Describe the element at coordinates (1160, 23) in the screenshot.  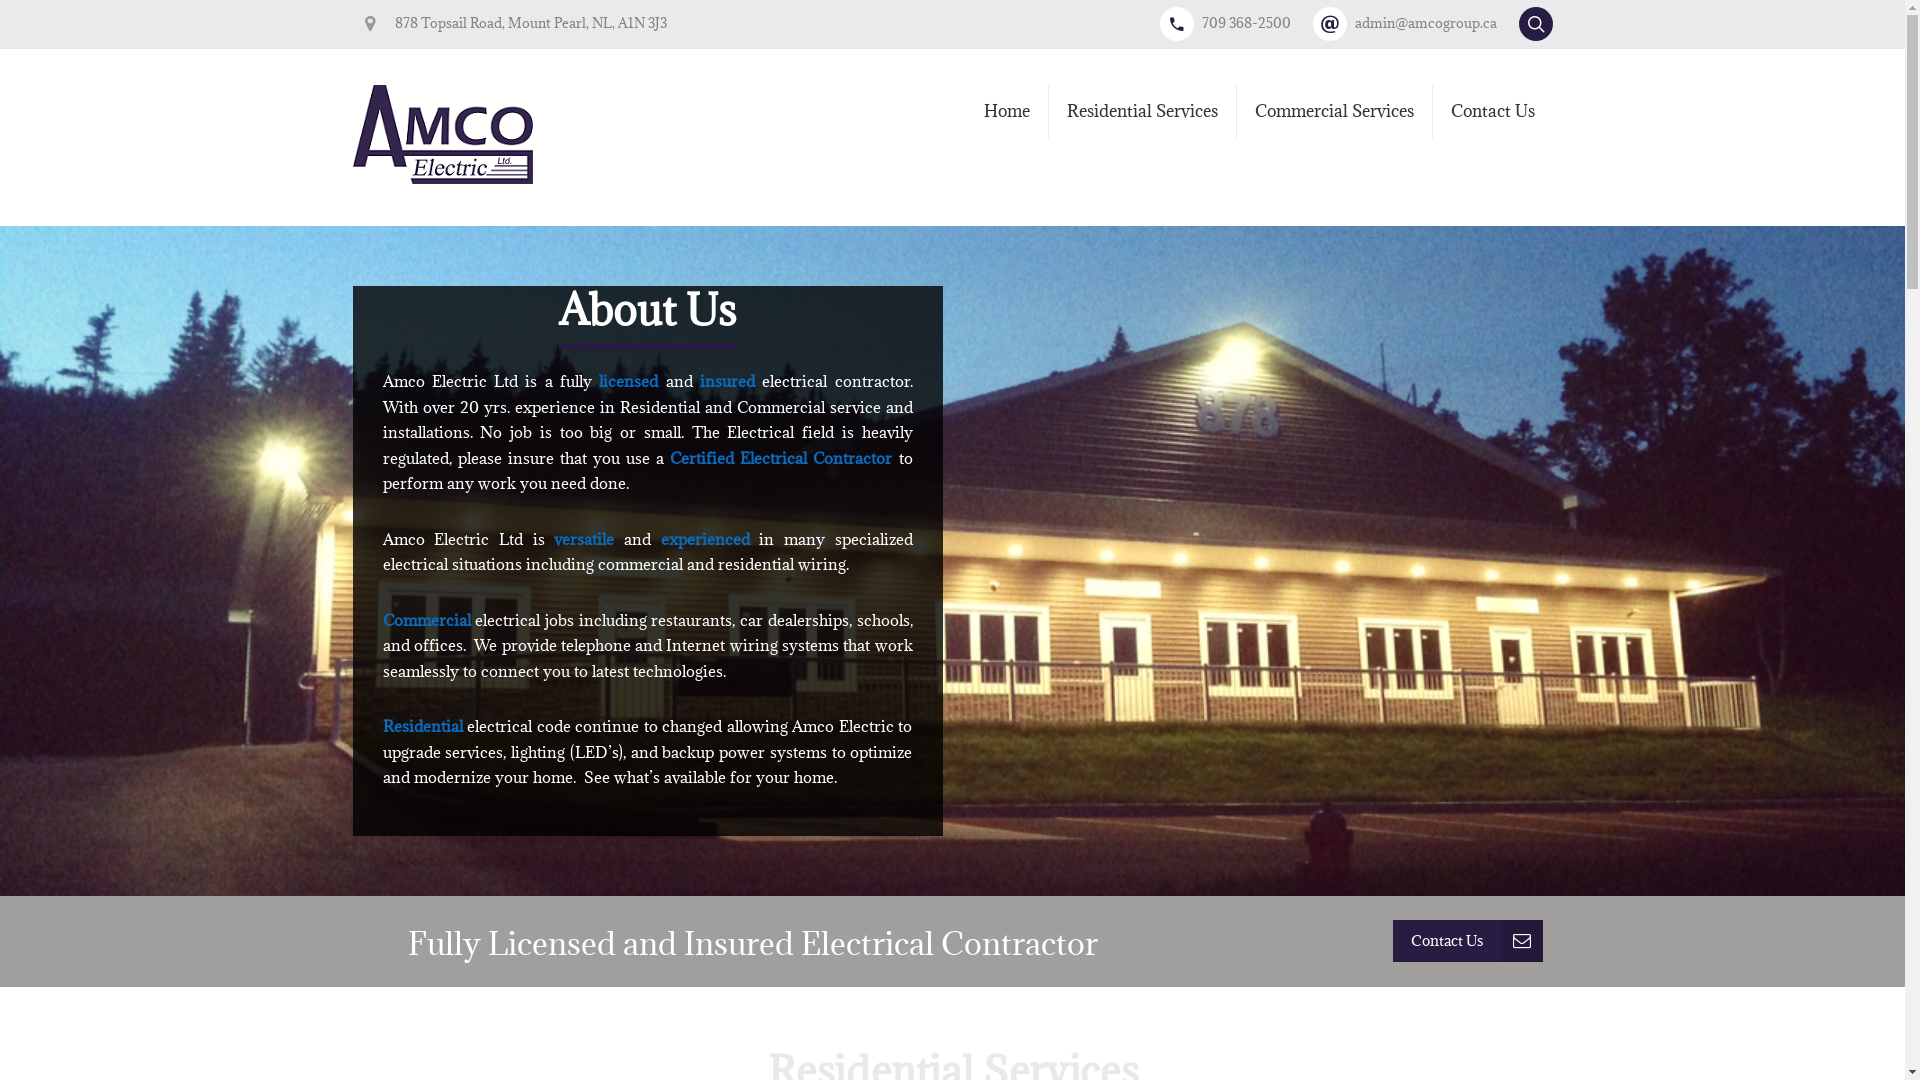
I see `'709 368-2500'` at that location.